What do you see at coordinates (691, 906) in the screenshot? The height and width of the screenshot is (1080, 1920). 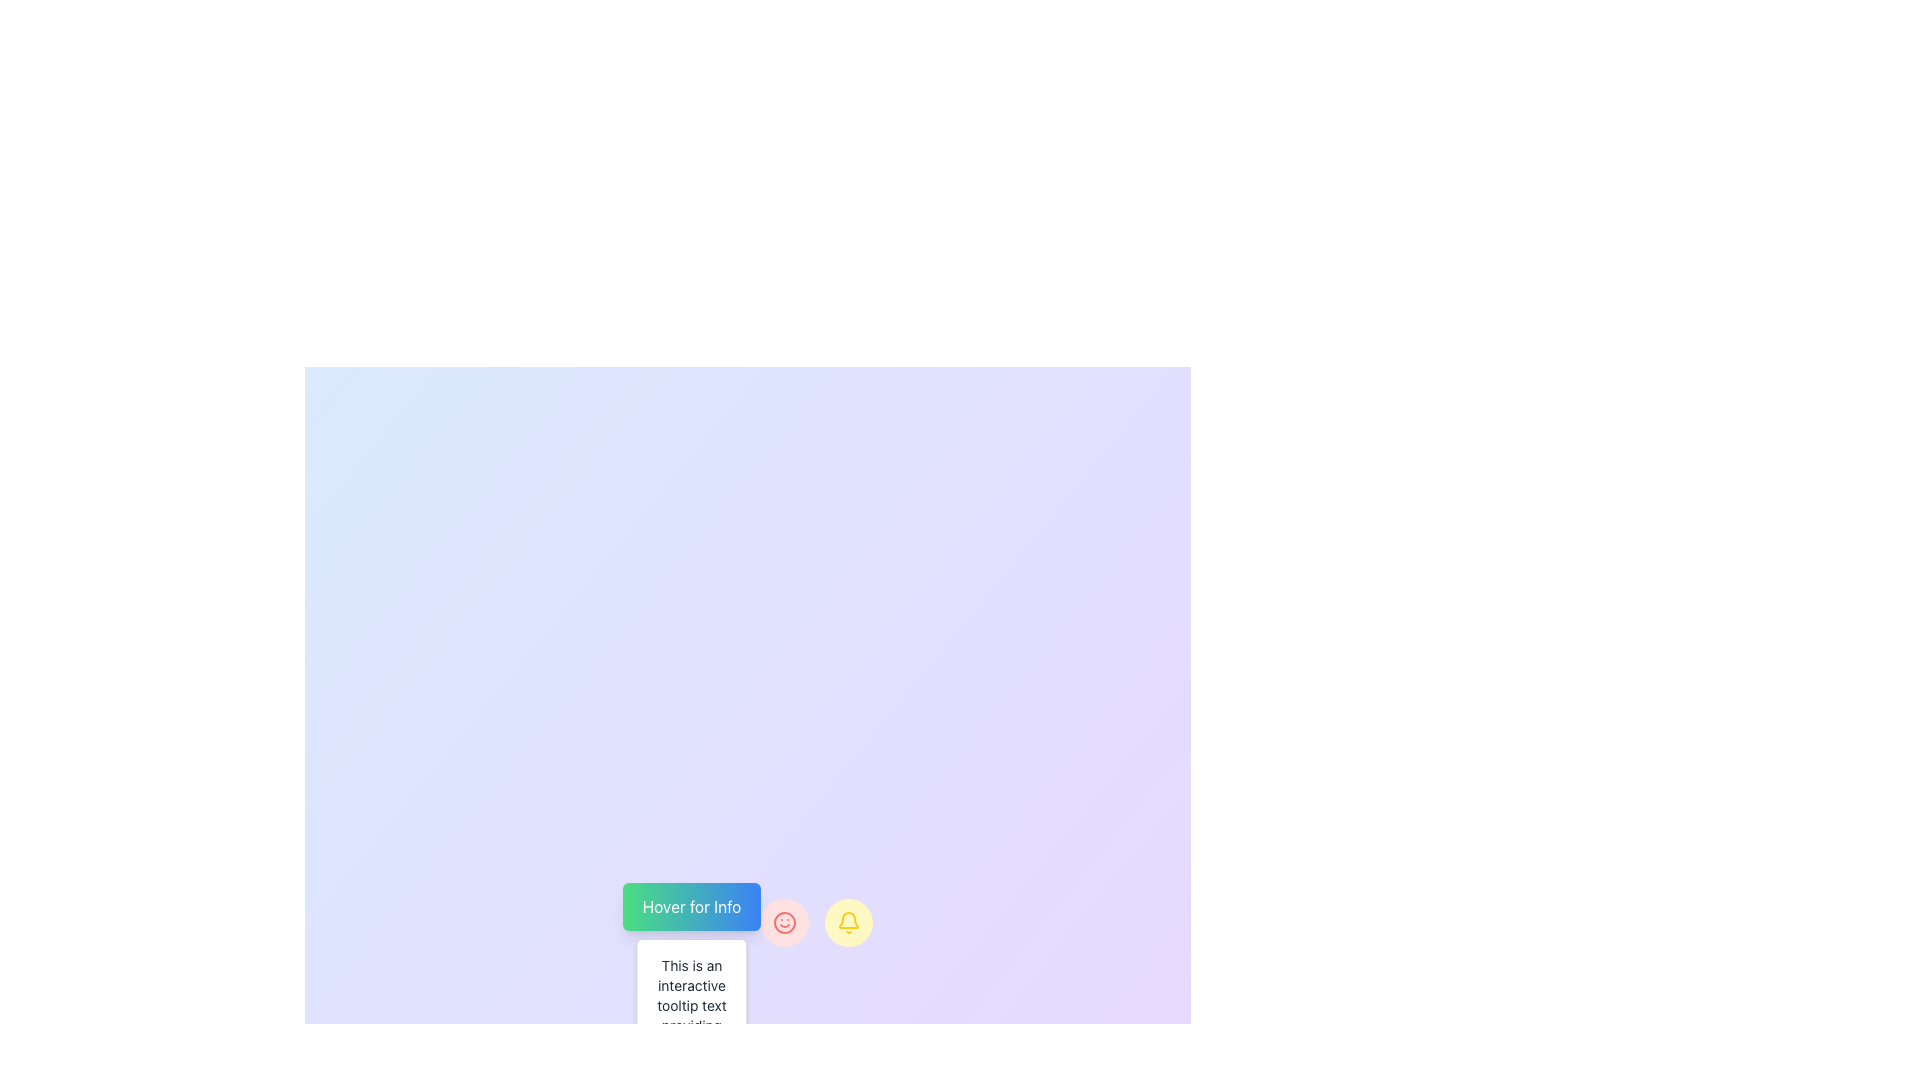 I see `the interactive button that displays additional information in a tooltip when hovered, positioned slightly to the left of two circular buttons and directly above a tooltip box` at bounding box center [691, 906].